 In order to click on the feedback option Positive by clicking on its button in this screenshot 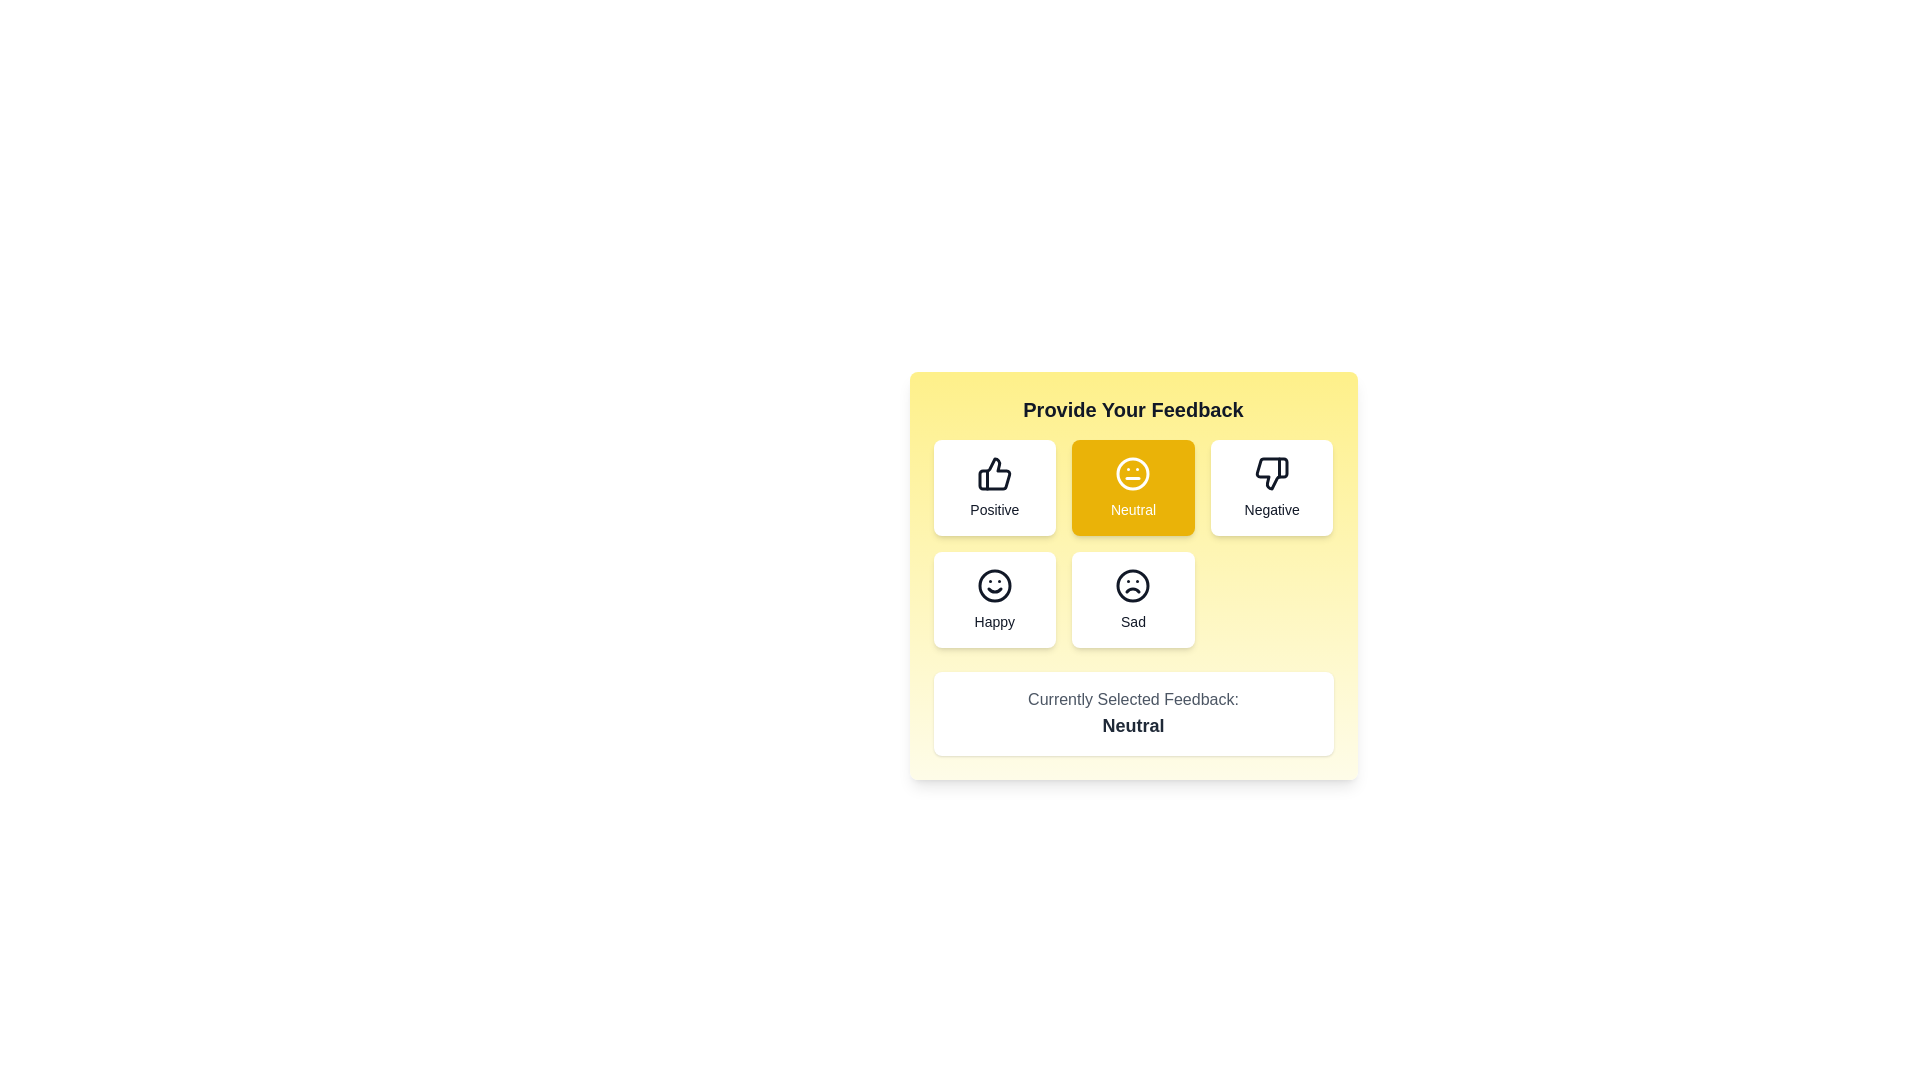, I will do `click(994, 488)`.